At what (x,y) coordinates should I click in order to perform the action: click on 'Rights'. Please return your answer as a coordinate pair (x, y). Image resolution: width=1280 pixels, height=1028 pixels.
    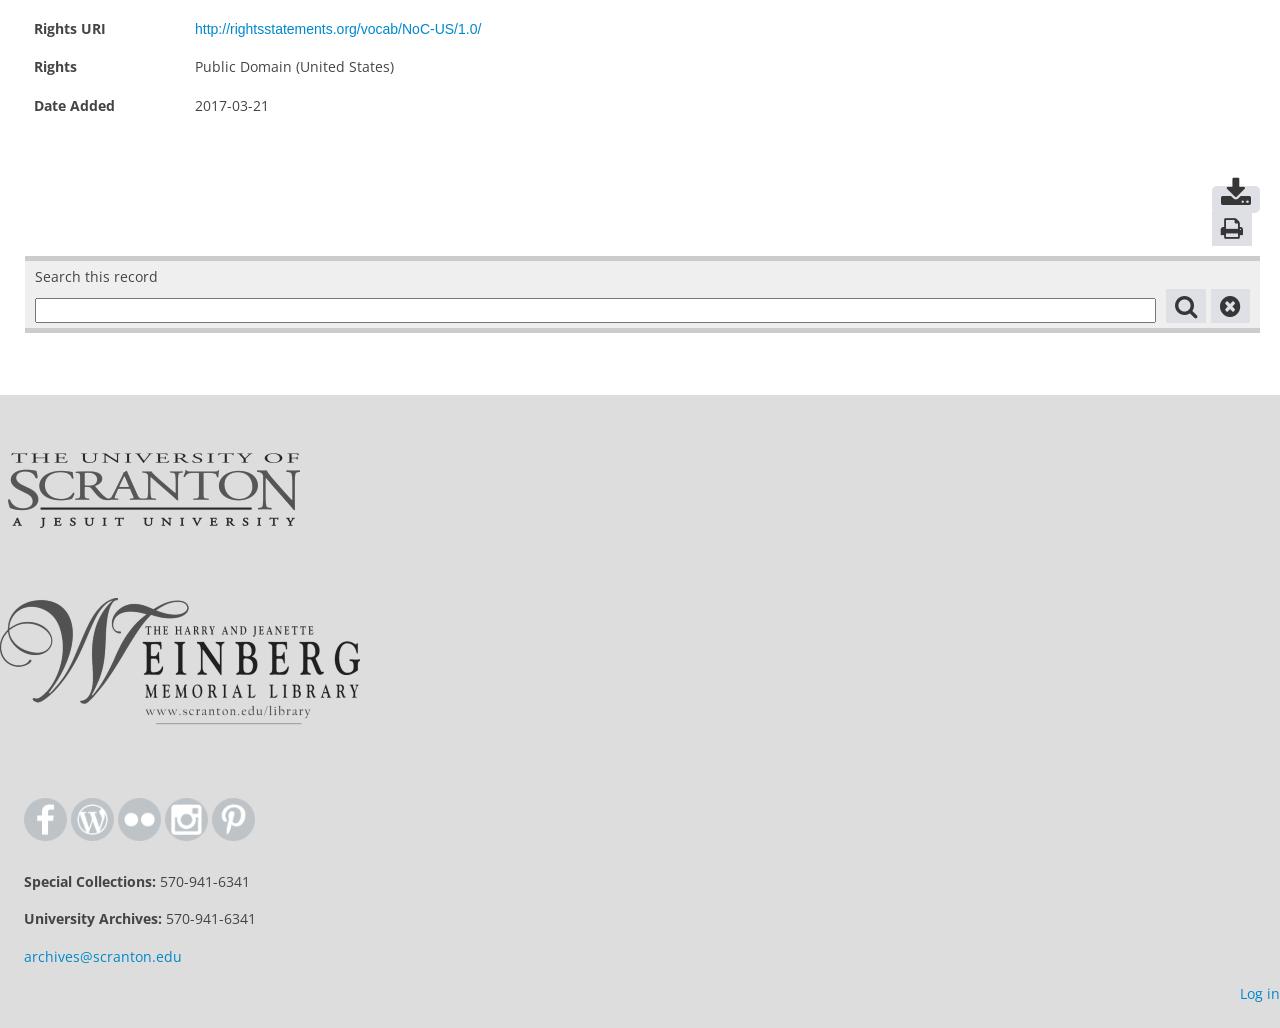
    Looking at the image, I should click on (55, 65).